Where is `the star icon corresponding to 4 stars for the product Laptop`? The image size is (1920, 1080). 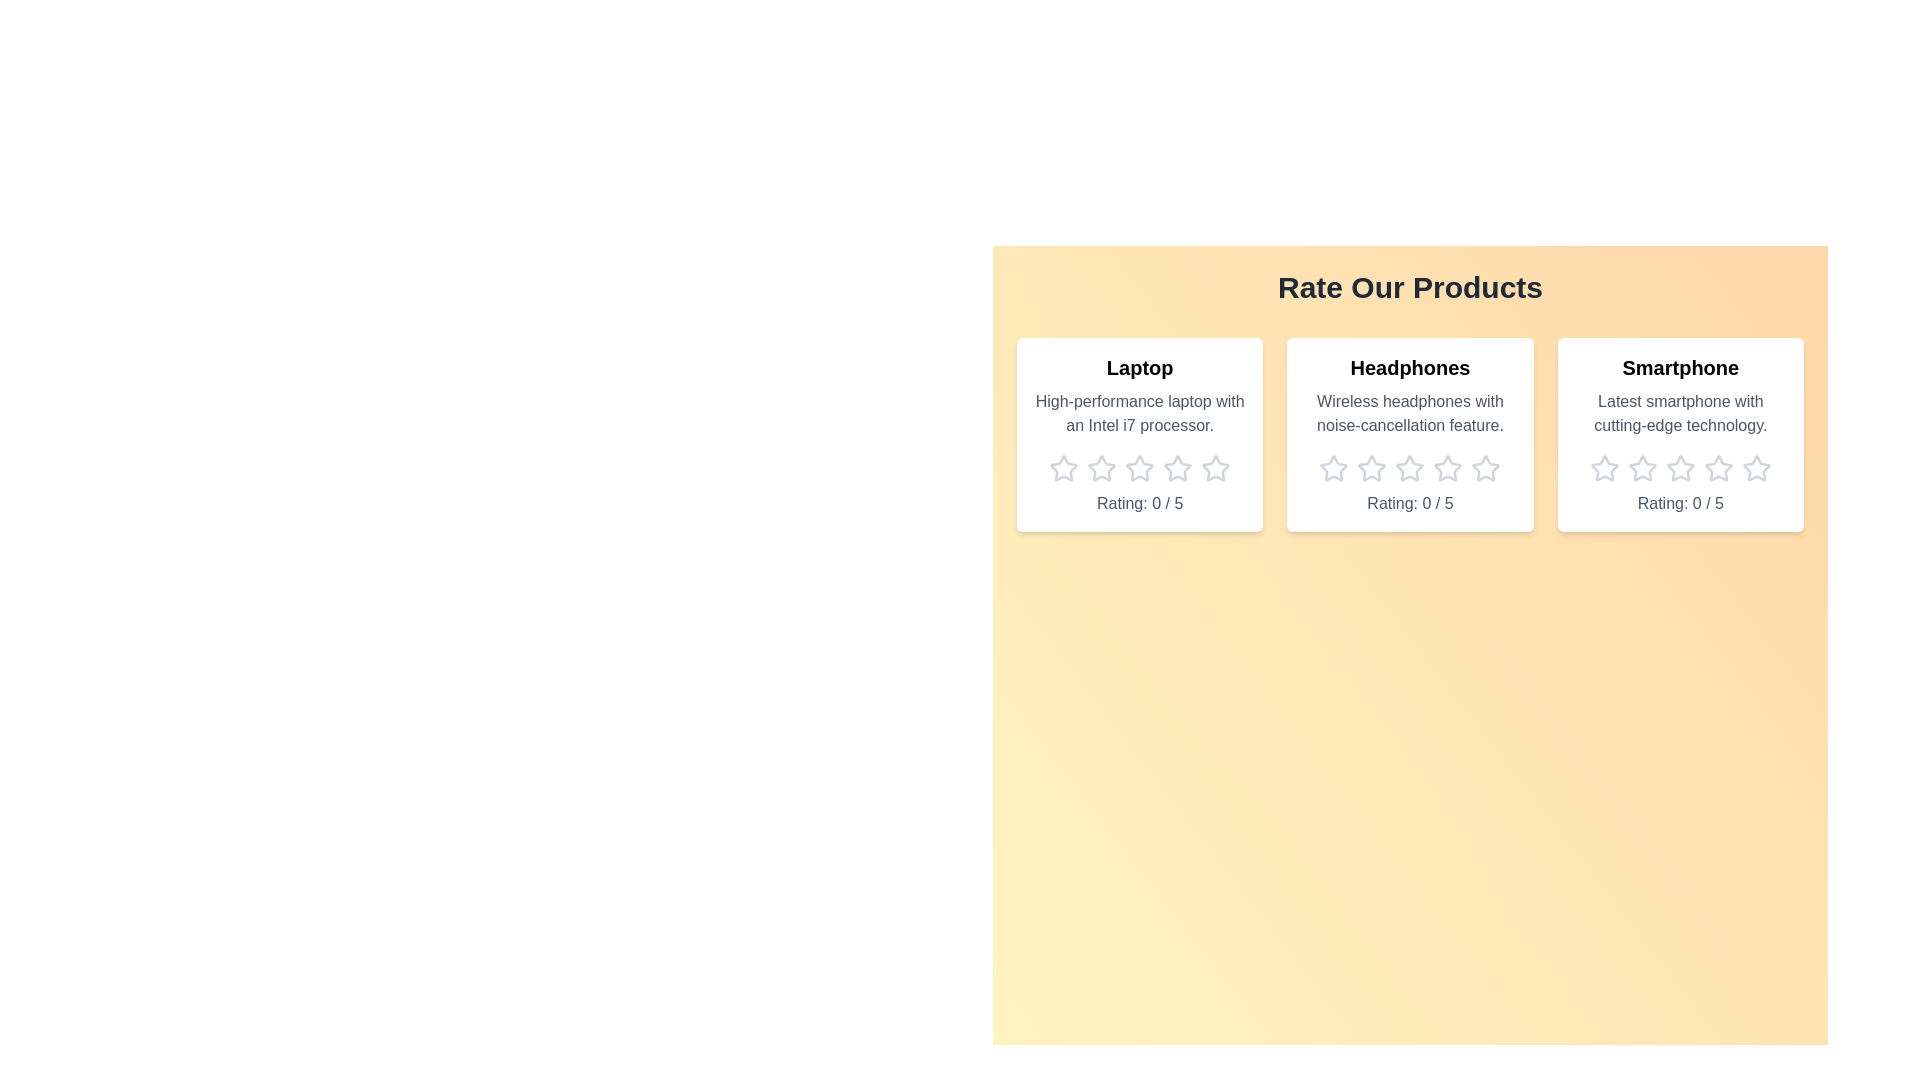
the star icon corresponding to 4 stars for the product Laptop is located at coordinates (1177, 469).